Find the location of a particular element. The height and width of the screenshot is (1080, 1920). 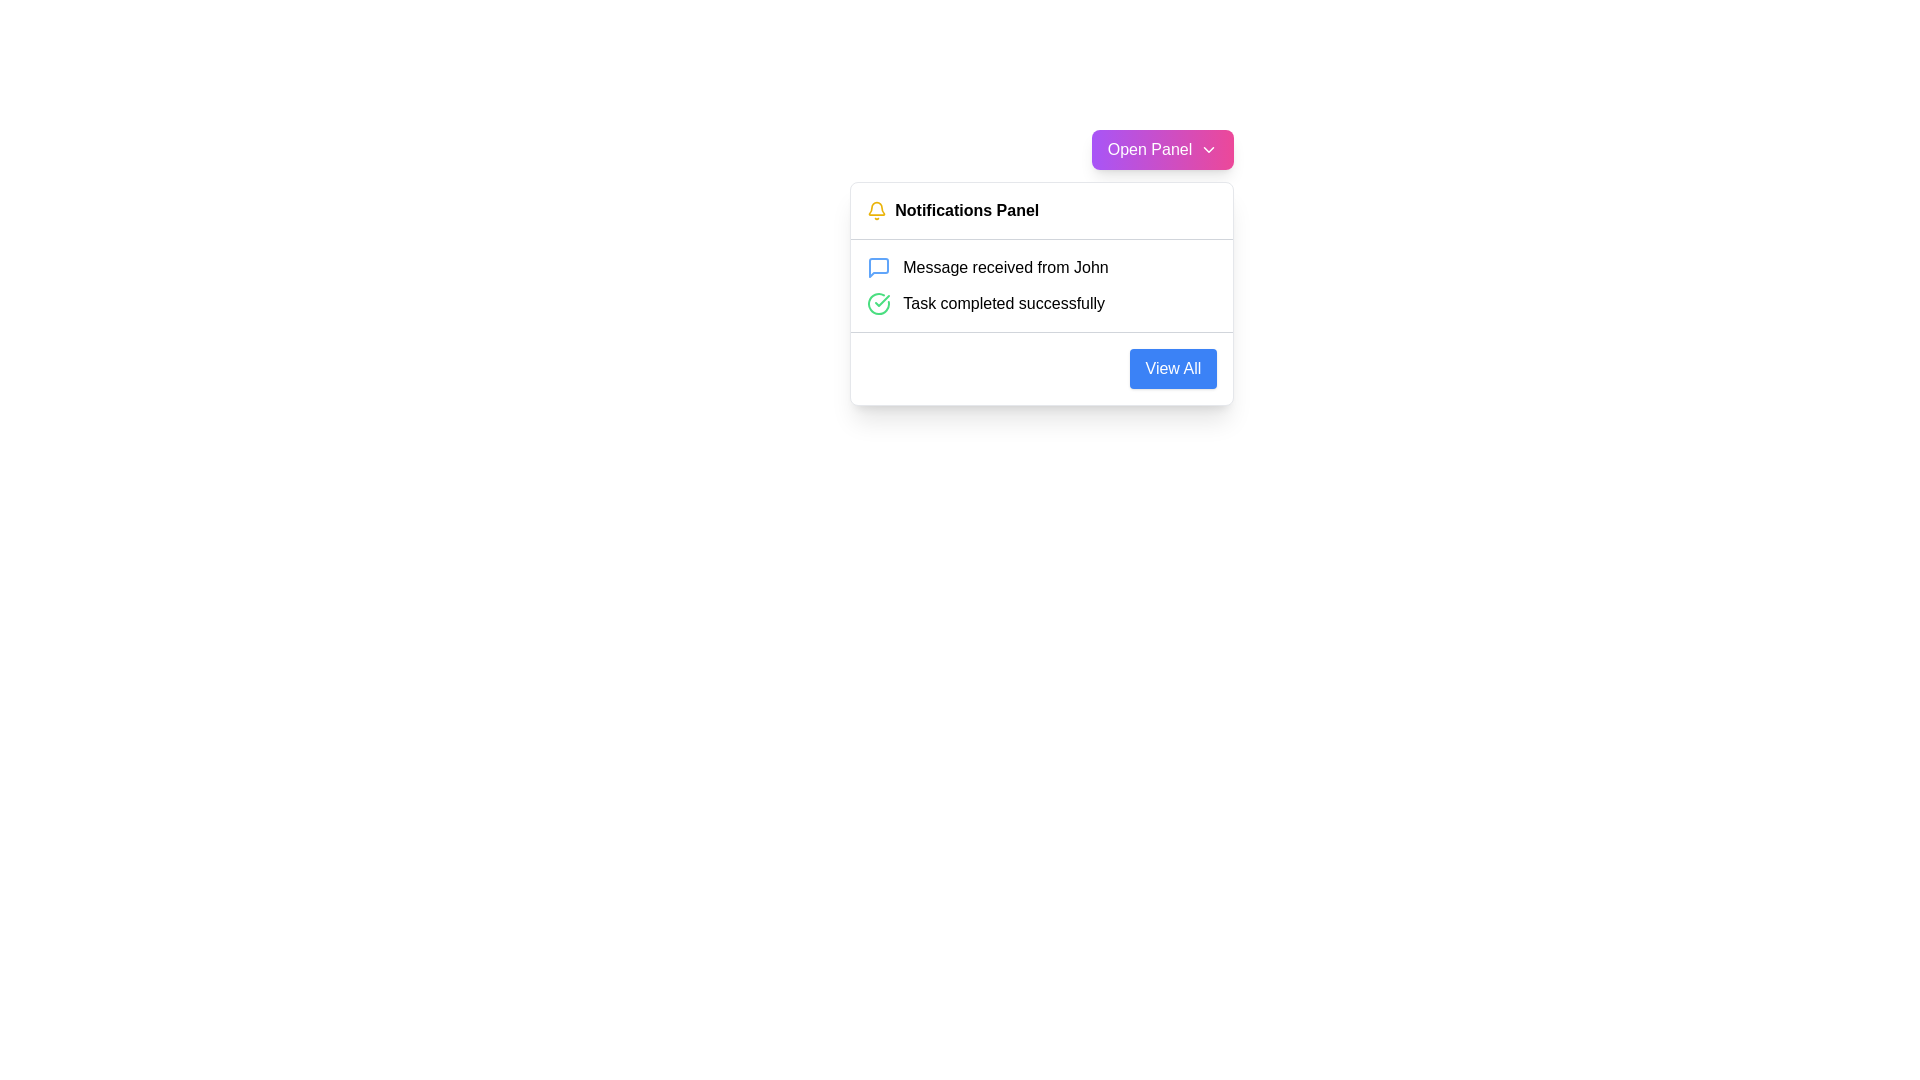

the second notification labeled 'Task completed successfully' in the Notifications Panel to acknowledge or interact with it is located at coordinates (1041, 304).